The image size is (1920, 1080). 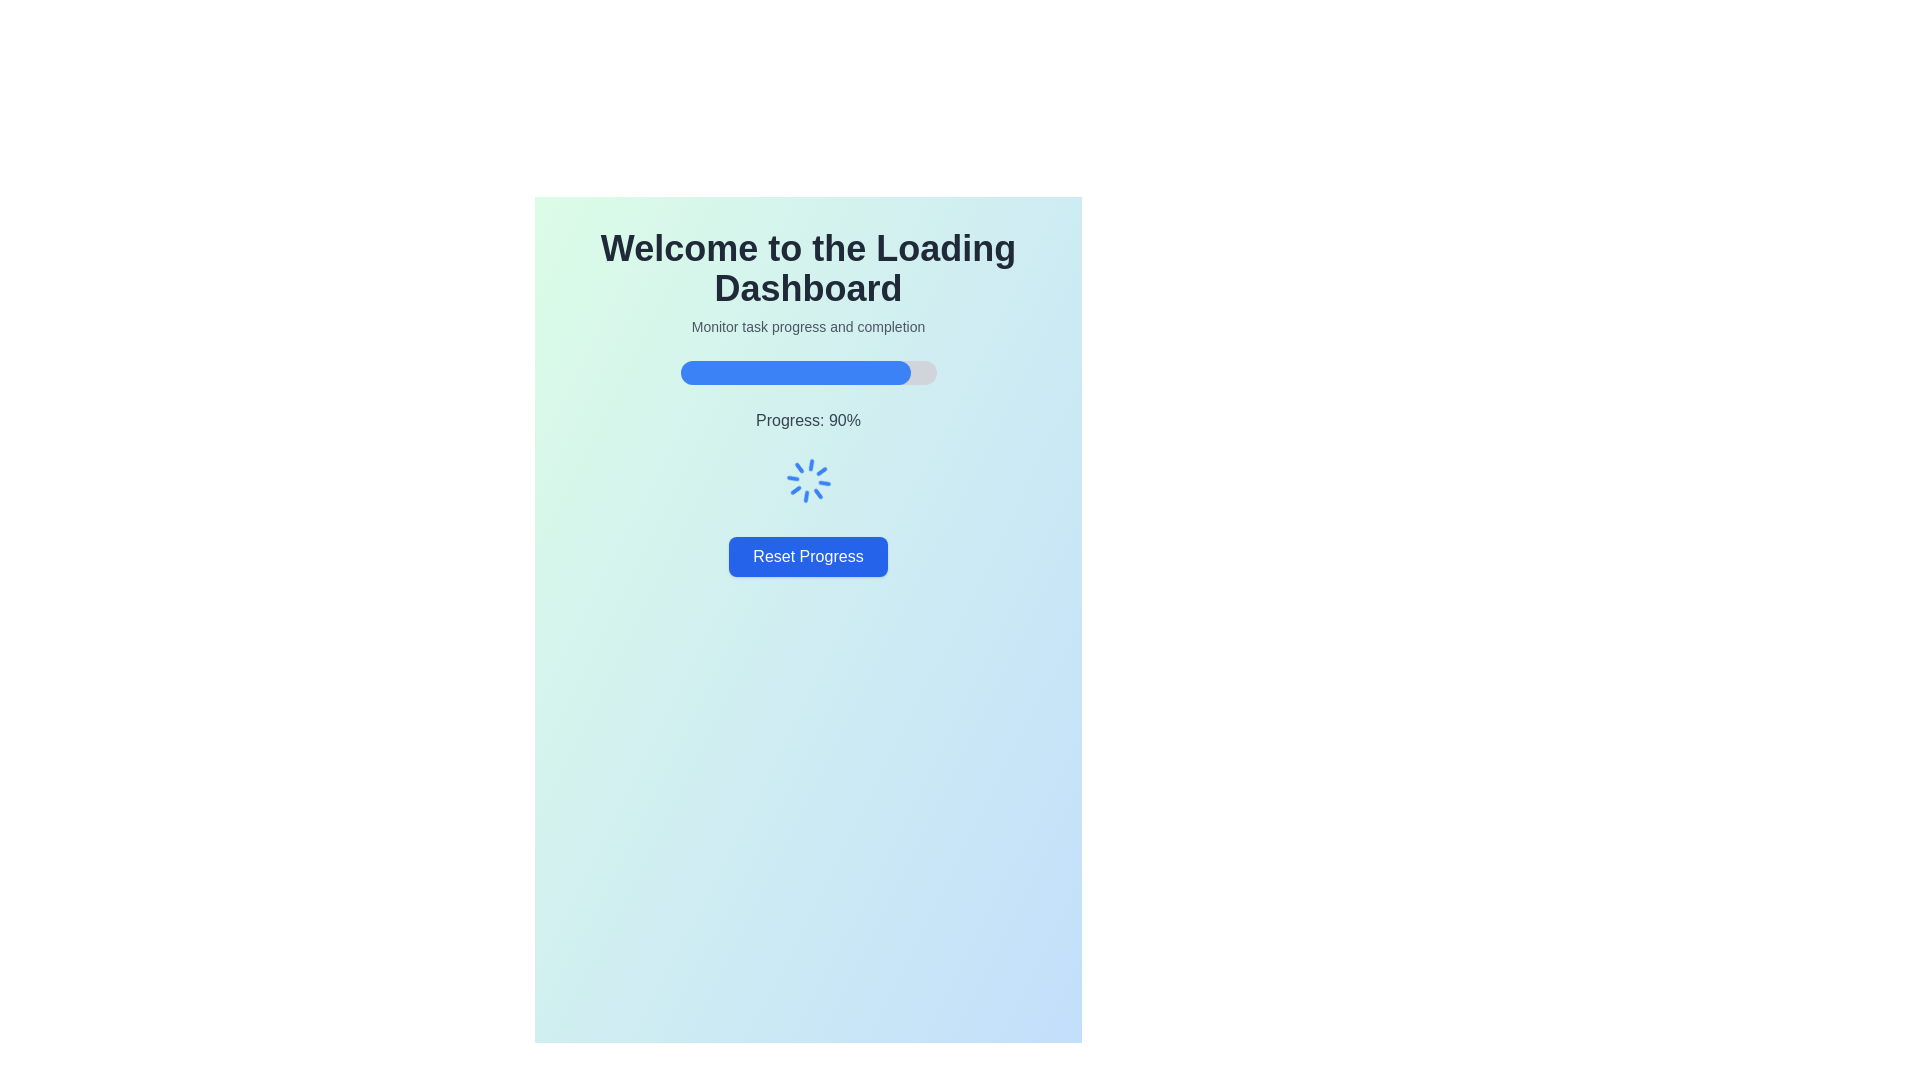 What do you see at coordinates (808, 481) in the screenshot?
I see `the loading spinner located directly below the progress text ('Progress: 90%') and above the 'Reset Progress' button in the centered column layout` at bounding box center [808, 481].